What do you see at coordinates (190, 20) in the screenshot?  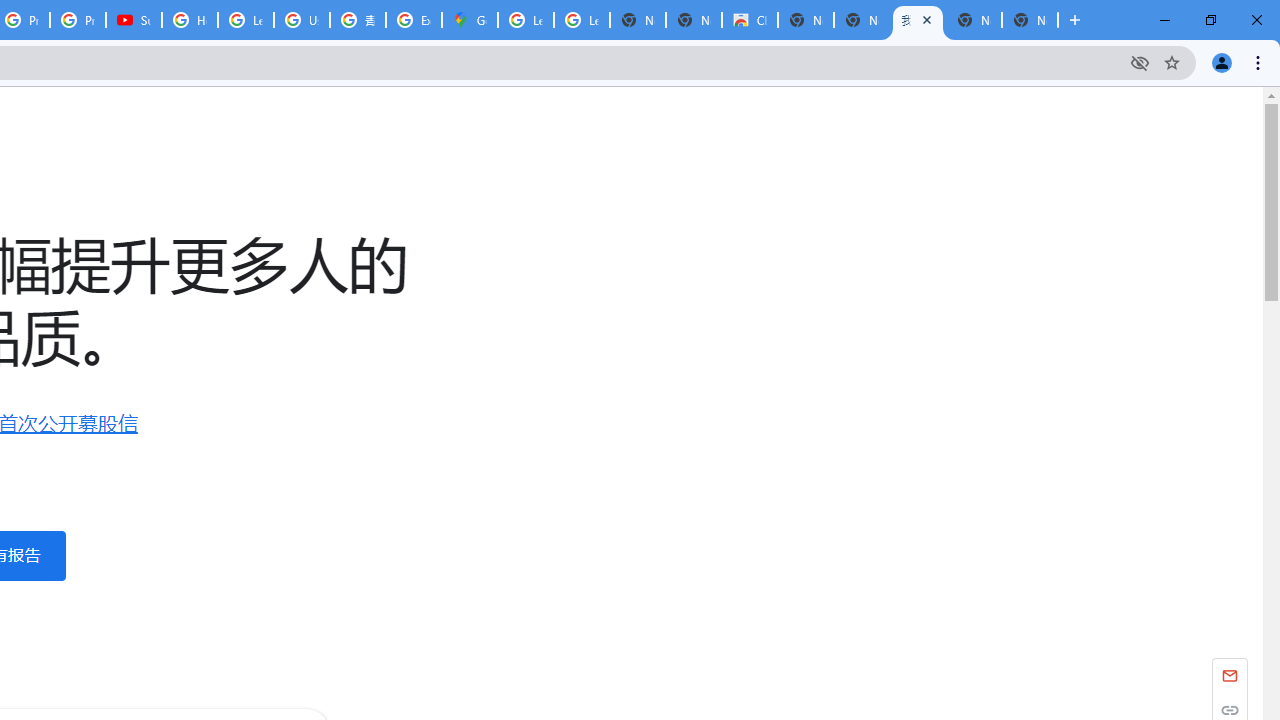 I see `'How Chrome protects your passwords - Google Chrome Help'` at bounding box center [190, 20].